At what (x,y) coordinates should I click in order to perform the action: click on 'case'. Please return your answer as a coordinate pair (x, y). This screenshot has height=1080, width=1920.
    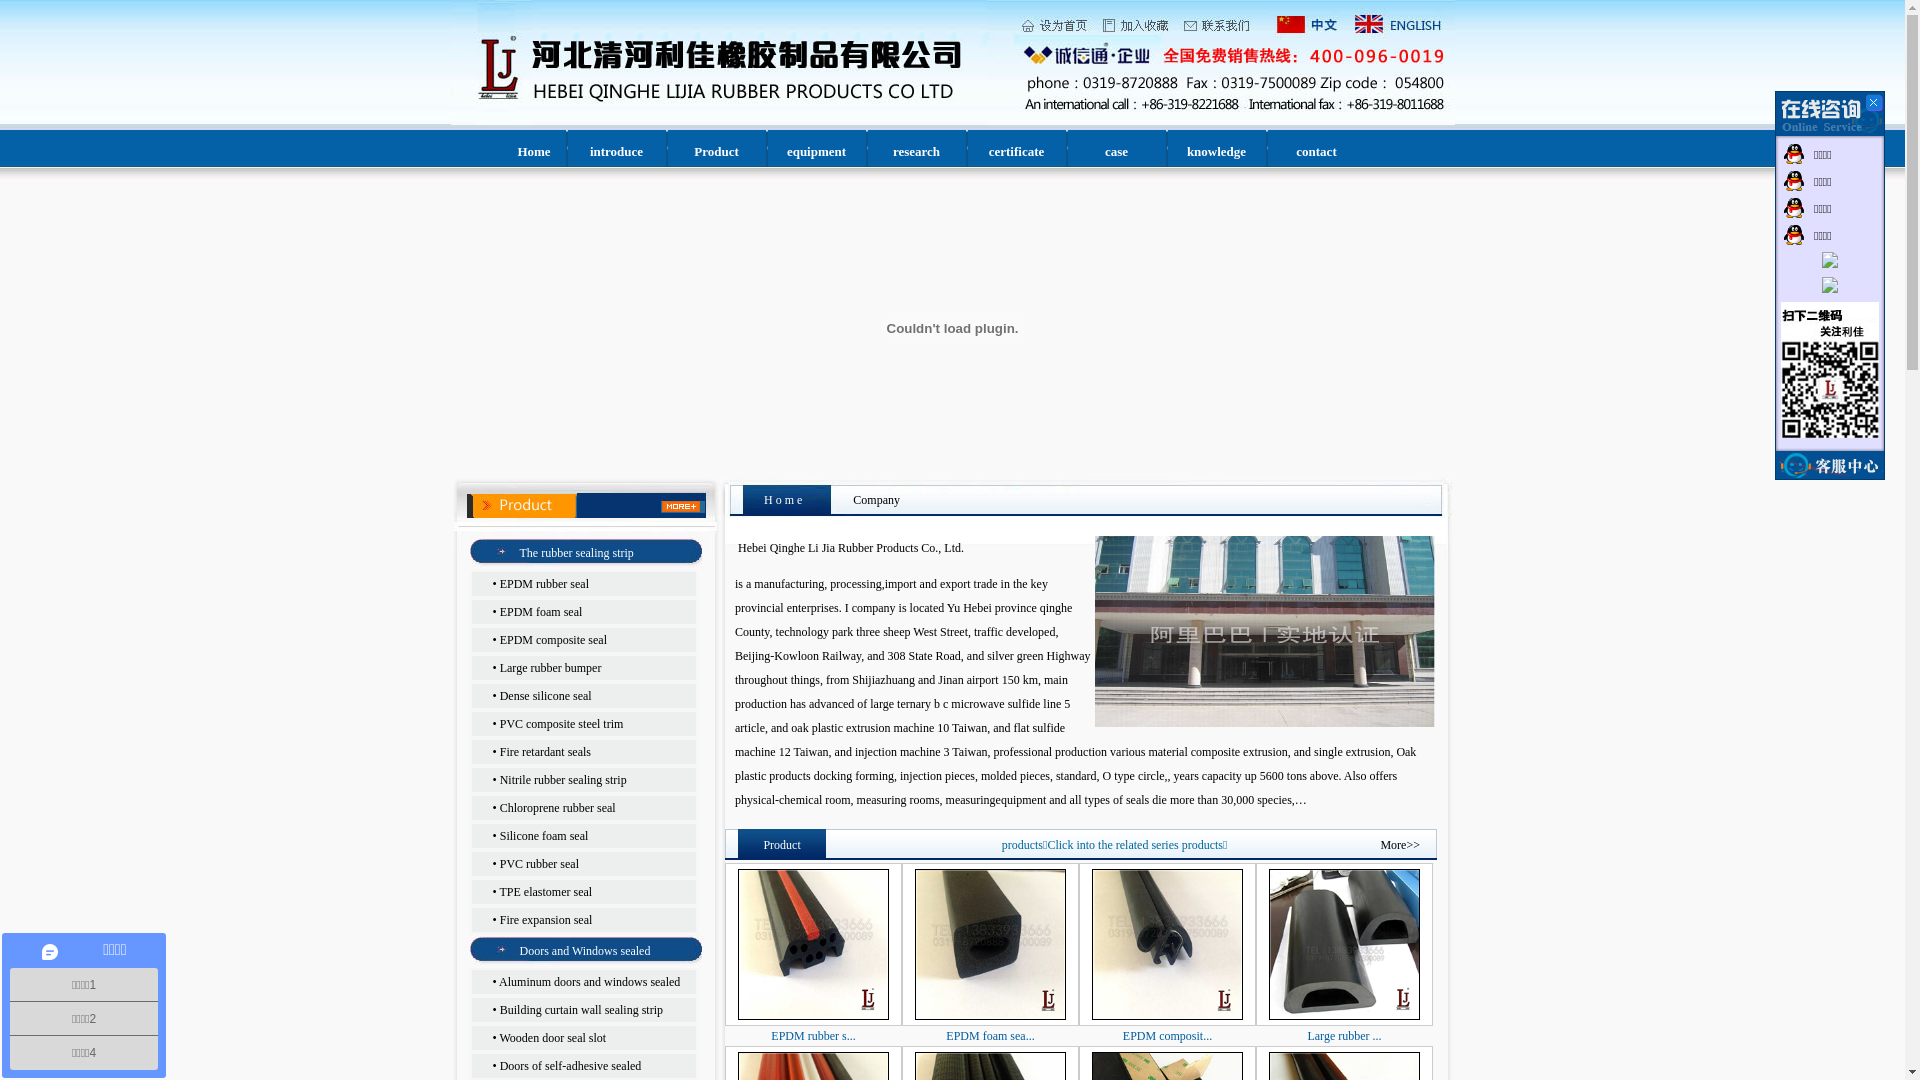
    Looking at the image, I should click on (1103, 150).